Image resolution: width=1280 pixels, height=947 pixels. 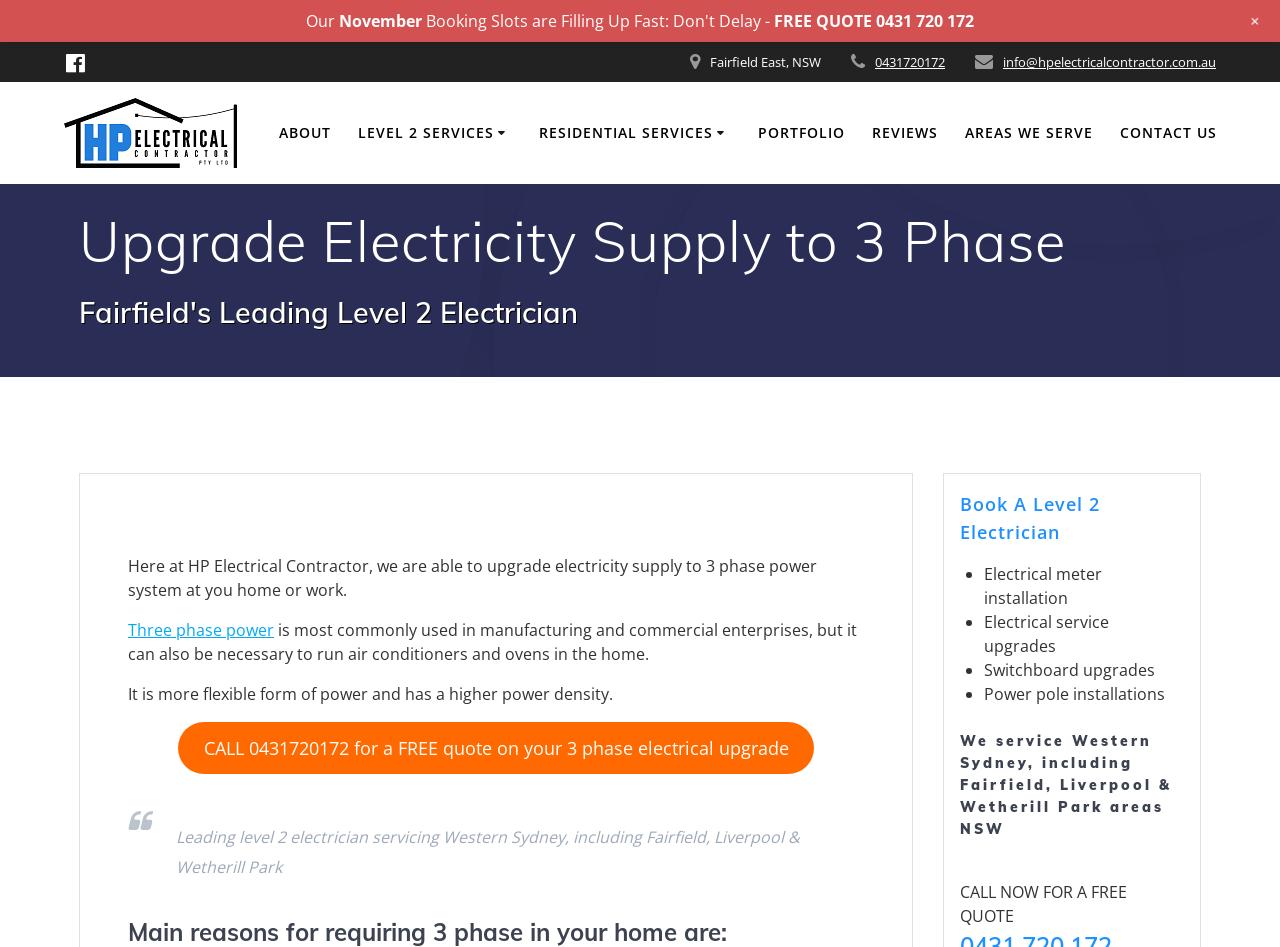 I want to click on 'CALL NOW FOR A FREE QUOTE', so click(x=1042, y=901).